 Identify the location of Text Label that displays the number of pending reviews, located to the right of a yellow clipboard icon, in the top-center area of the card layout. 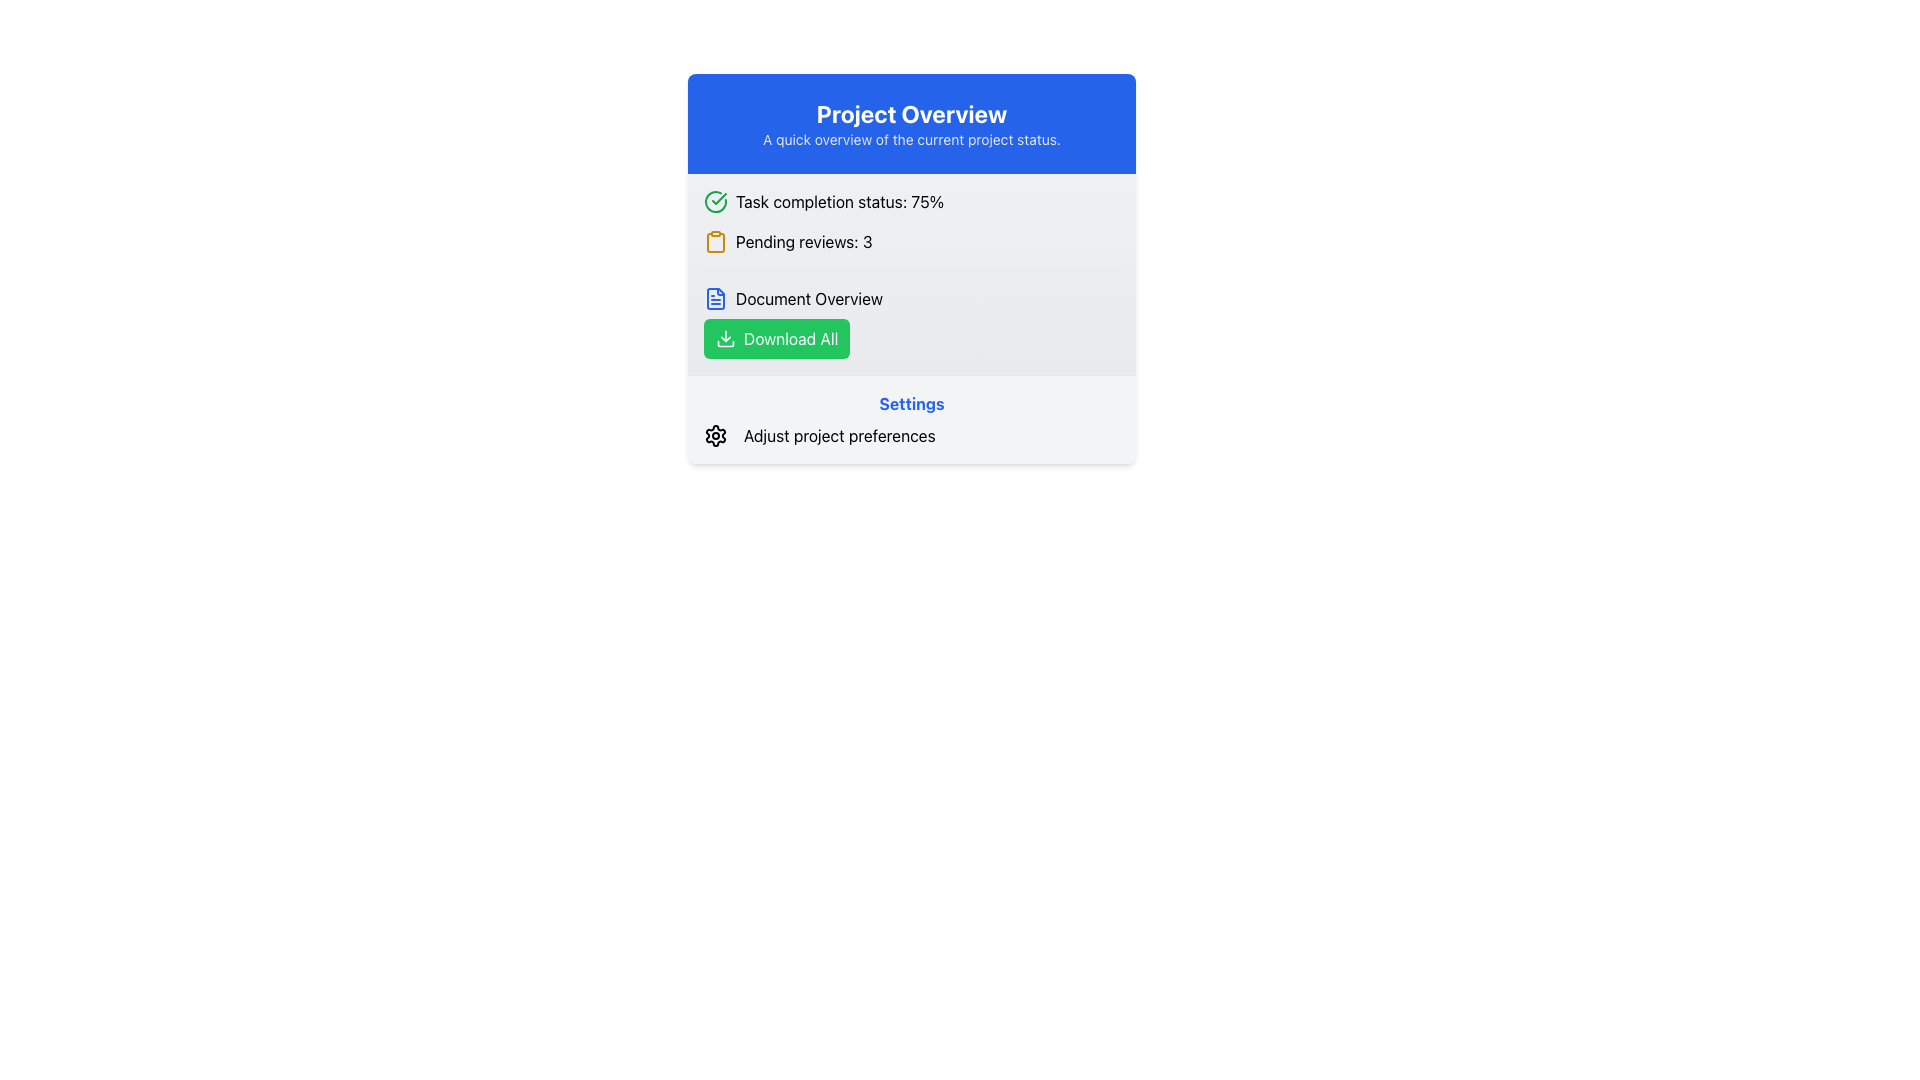
(804, 241).